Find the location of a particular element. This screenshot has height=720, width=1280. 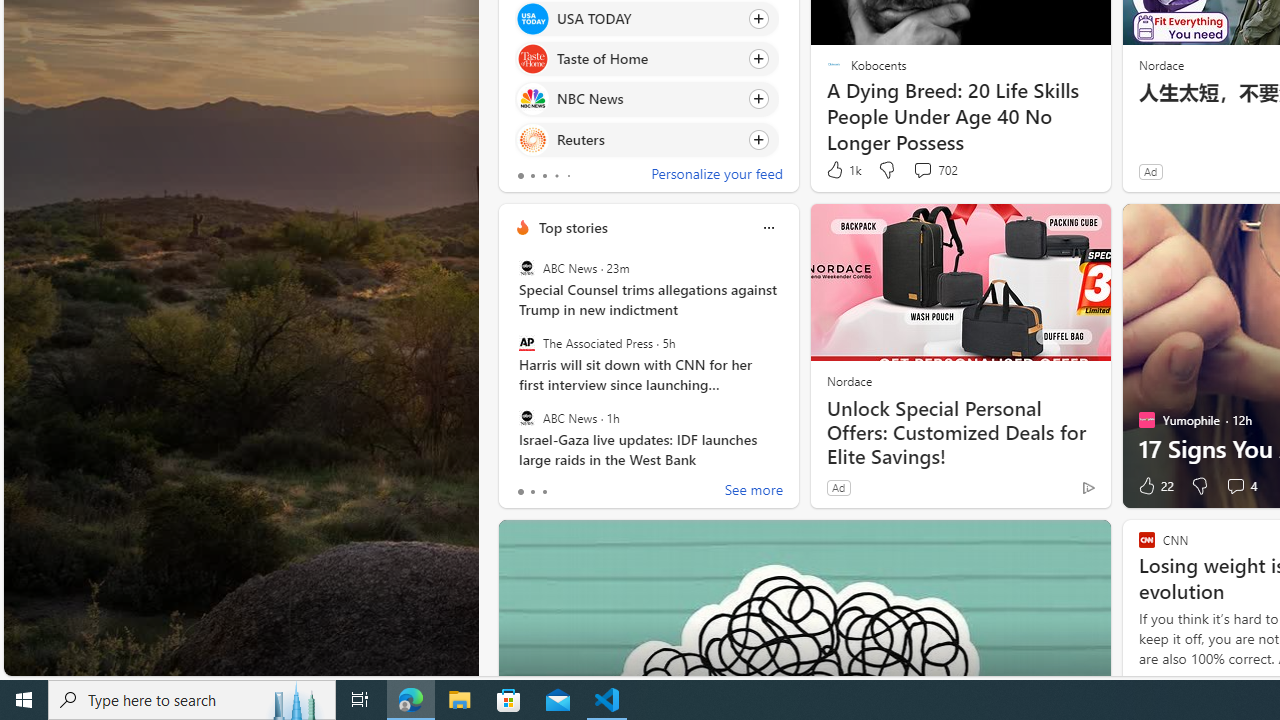

'Click to follow source USA TODAY' is located at coordinates (647, 18).